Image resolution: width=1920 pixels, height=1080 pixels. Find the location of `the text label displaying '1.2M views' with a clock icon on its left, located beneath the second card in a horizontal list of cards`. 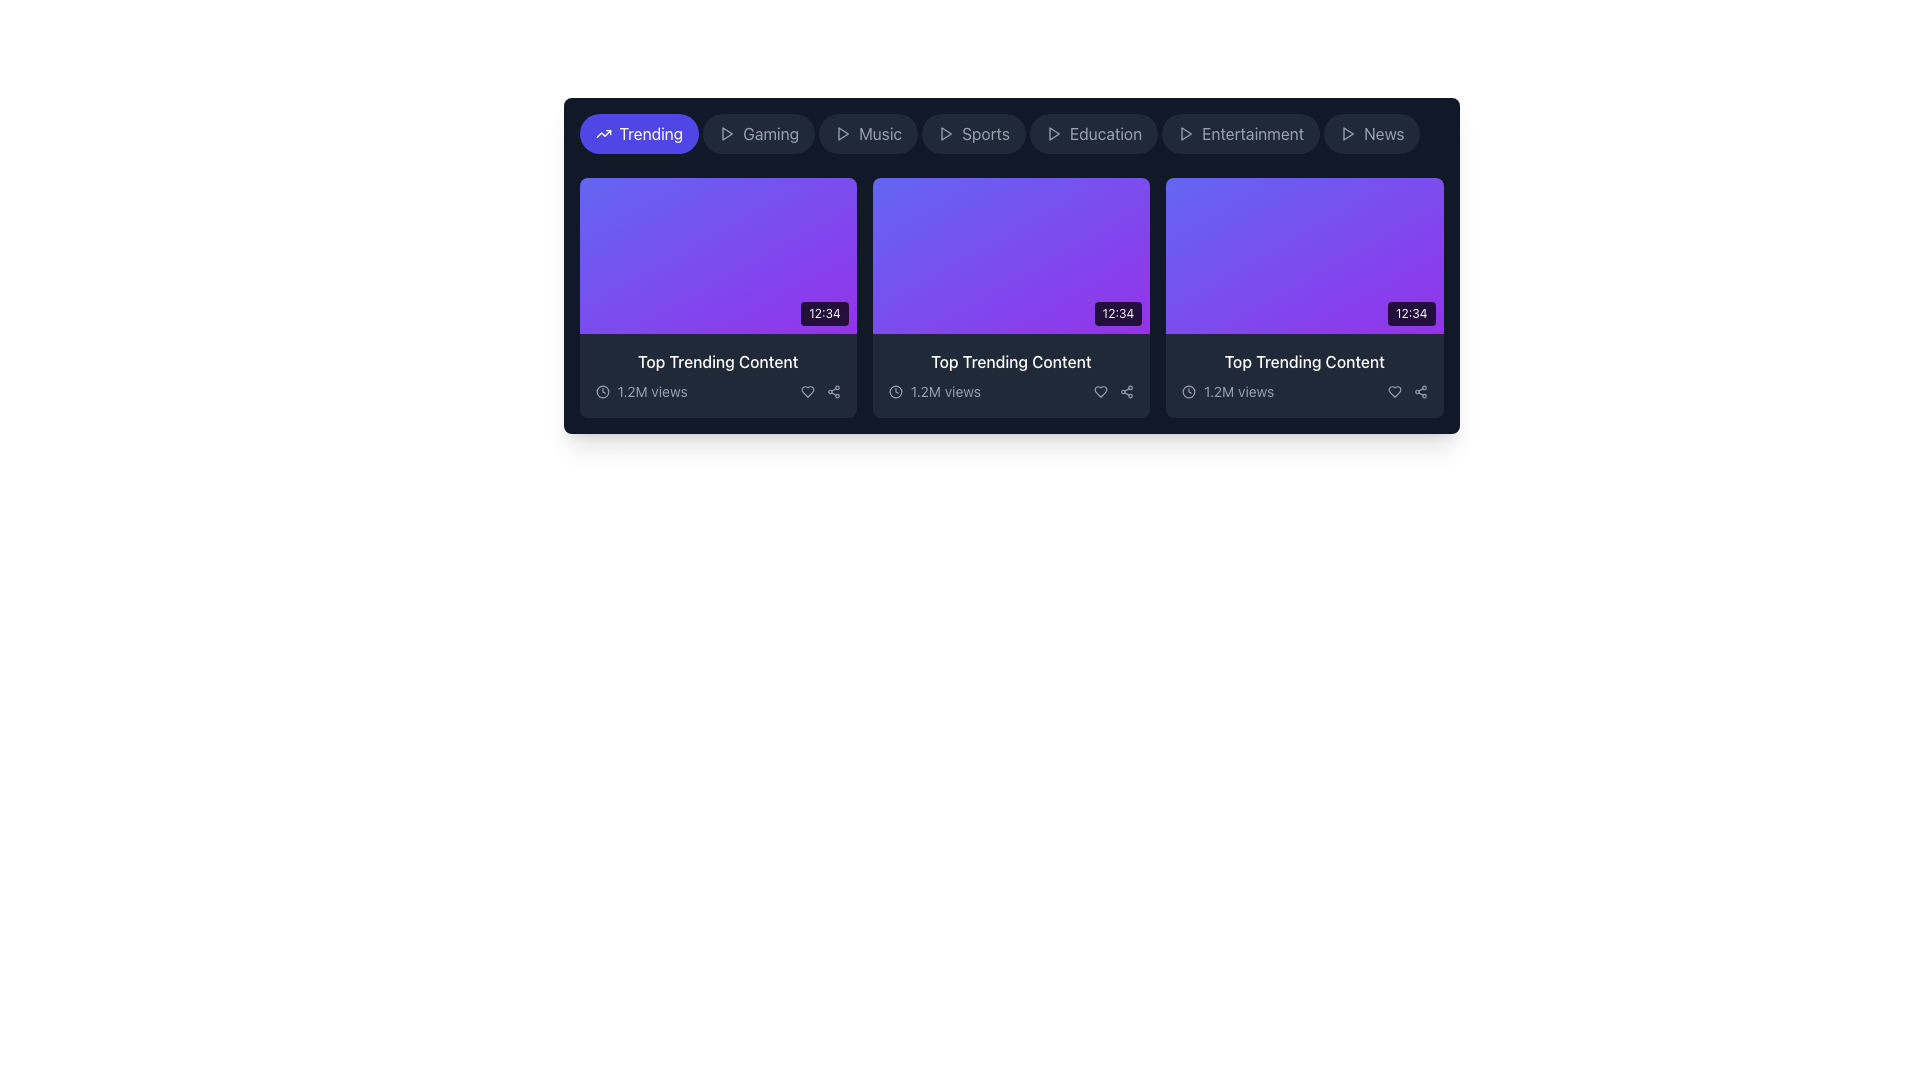

the text label displaying '1.2M views' with a clock icon on its left, located beneath the second card in a horizontal list of cards is located at coordinates (933, 391).